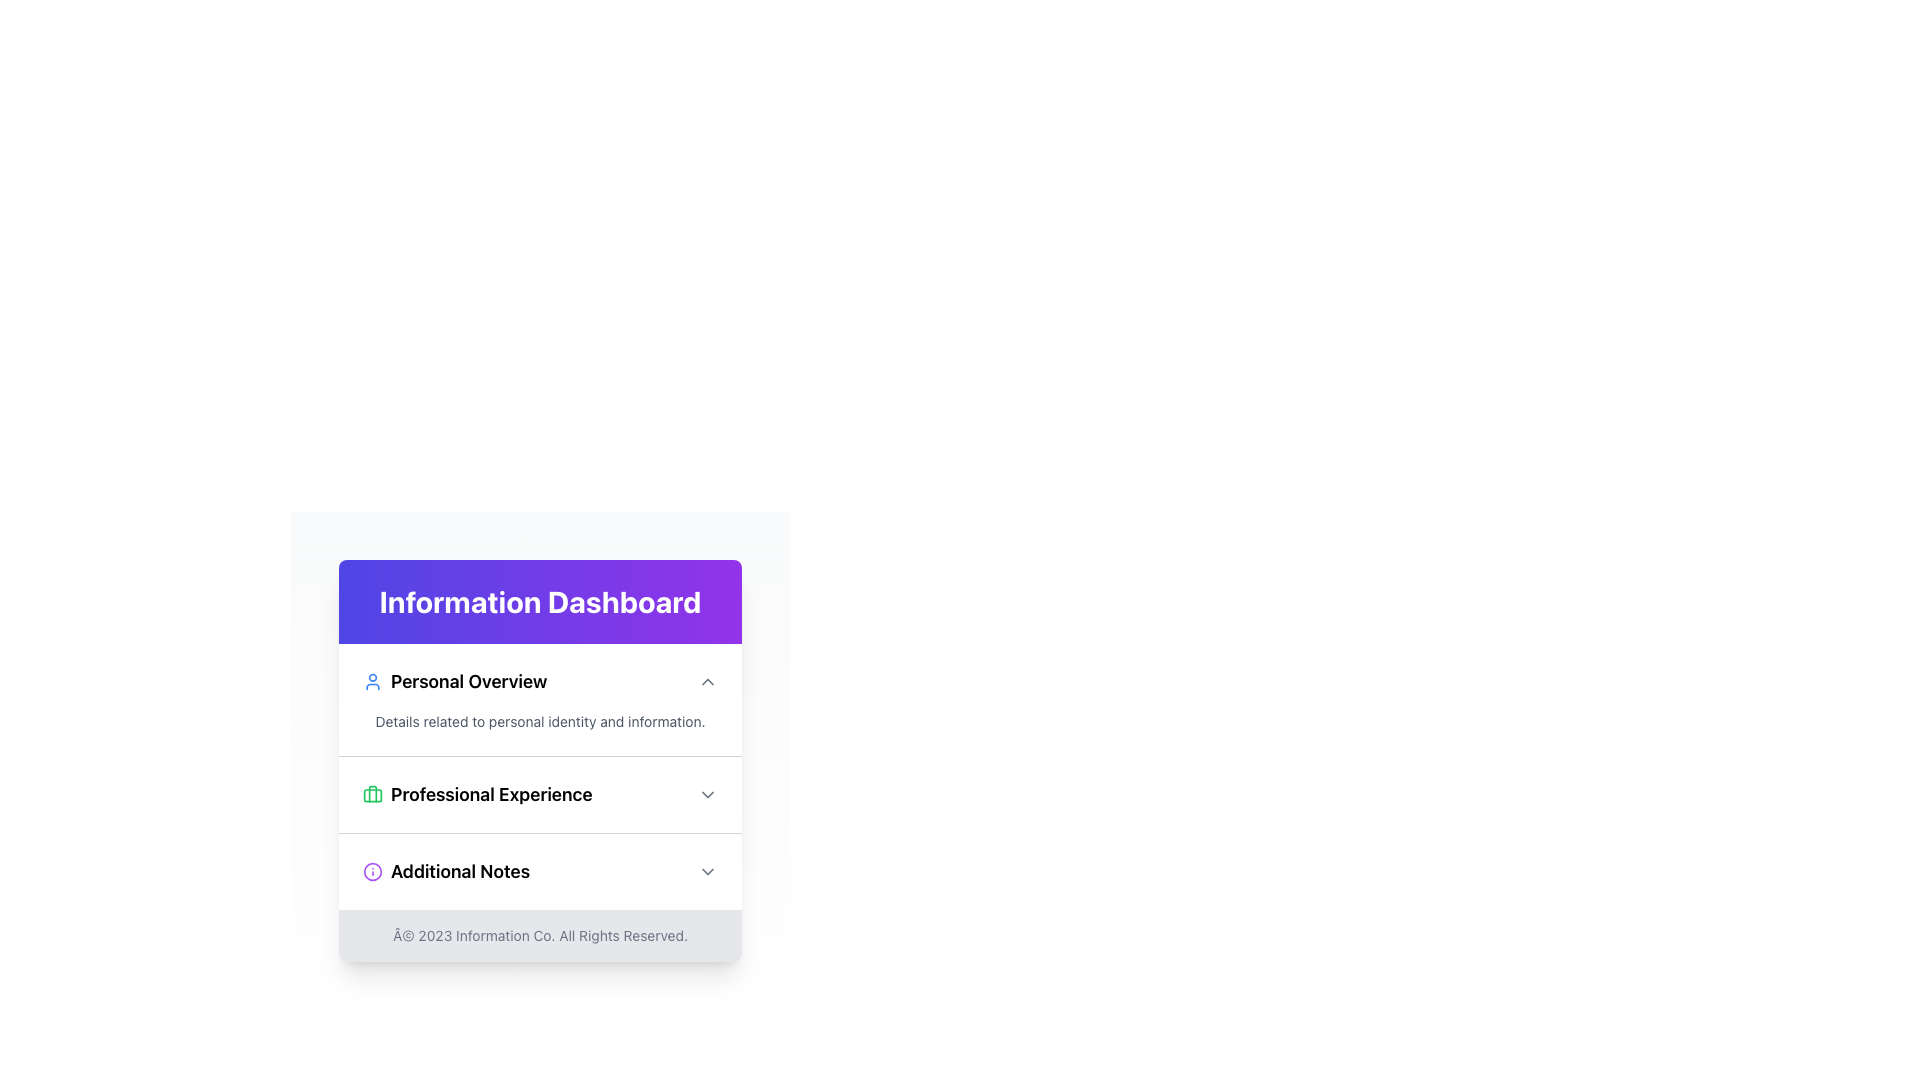 Image resolution: width=1920 pixels, height=1080 pixels. Describe the element at coordinates (540, 793) in the screenshot. I see `the Collapsible Section Header located between the 'Personal Overview' and 'Additional Notes' sections` at that location.